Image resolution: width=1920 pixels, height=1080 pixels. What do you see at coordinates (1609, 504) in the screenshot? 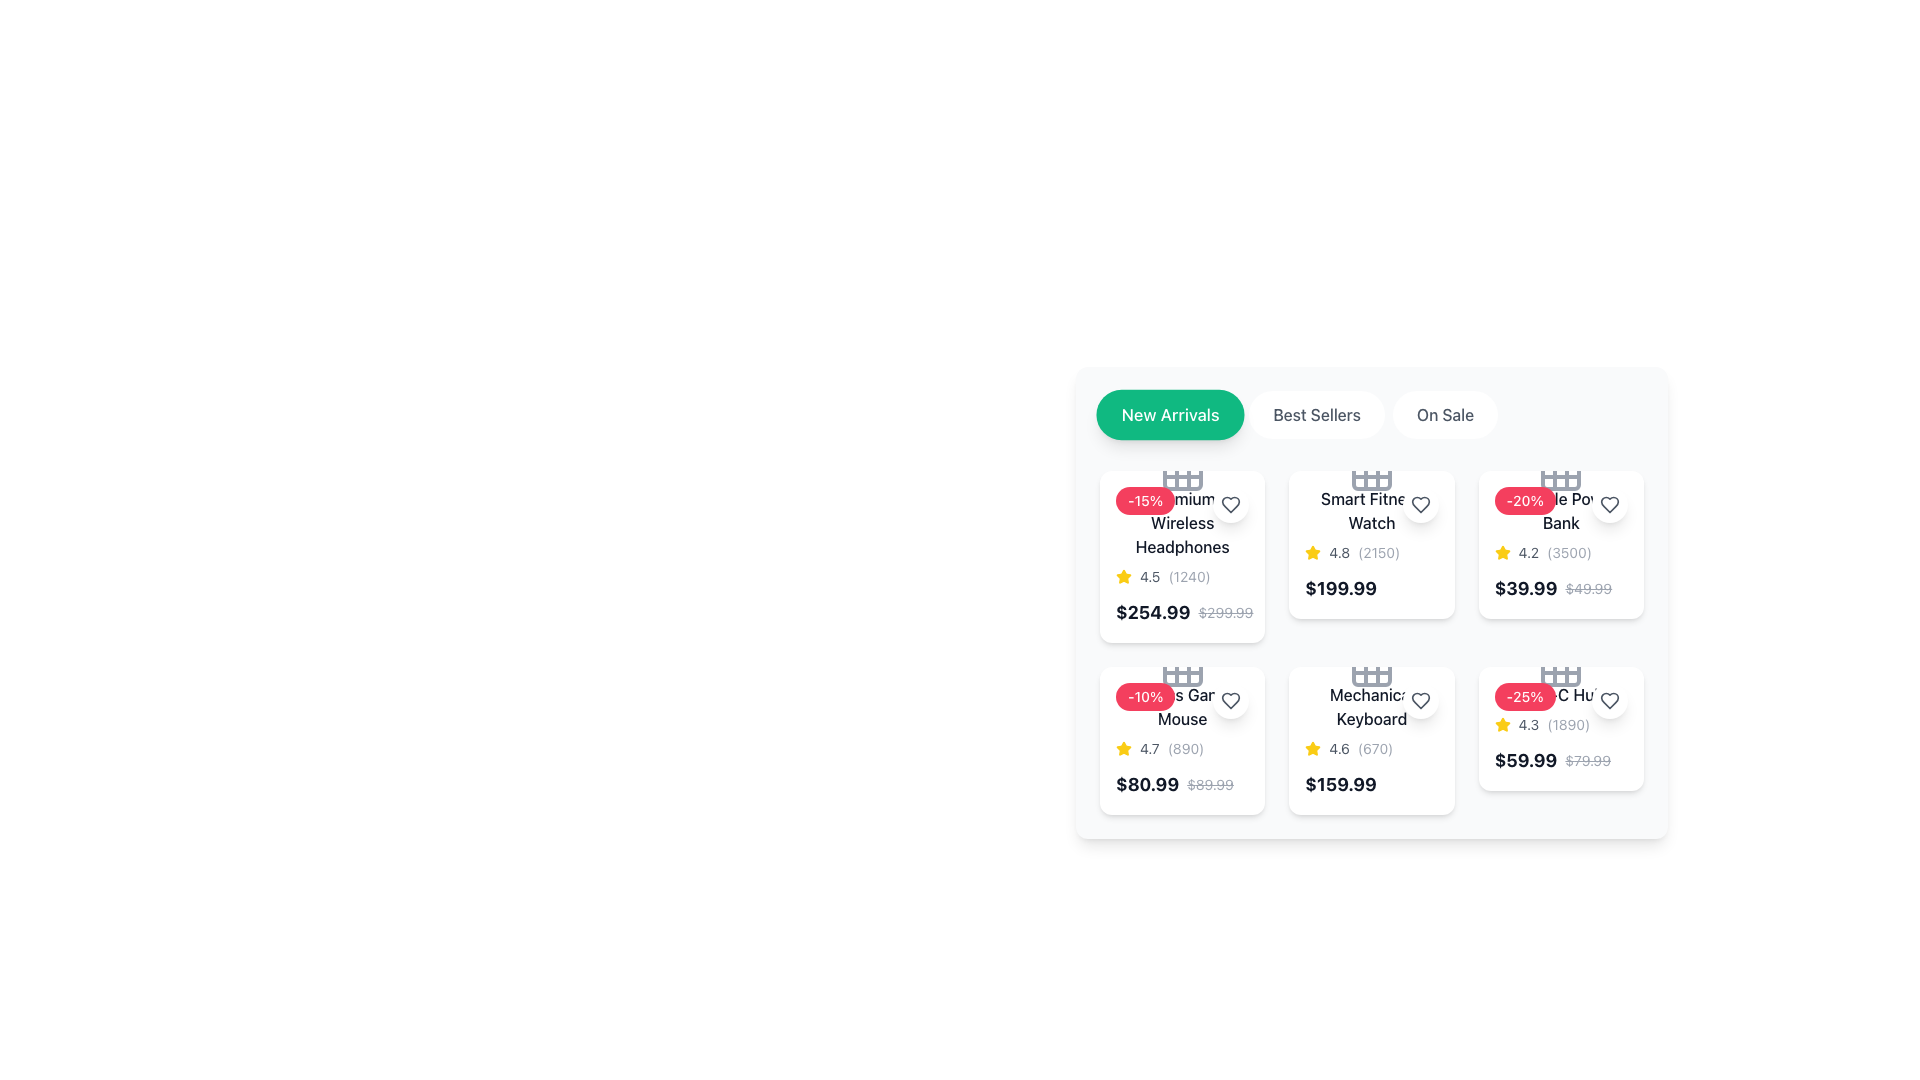
I see `the interactive heart icon in the top-right corner of the card representing the 'Portable Power Bank' to mark it as favorite or remove it from favorites` at bounding box center [1609, 504].